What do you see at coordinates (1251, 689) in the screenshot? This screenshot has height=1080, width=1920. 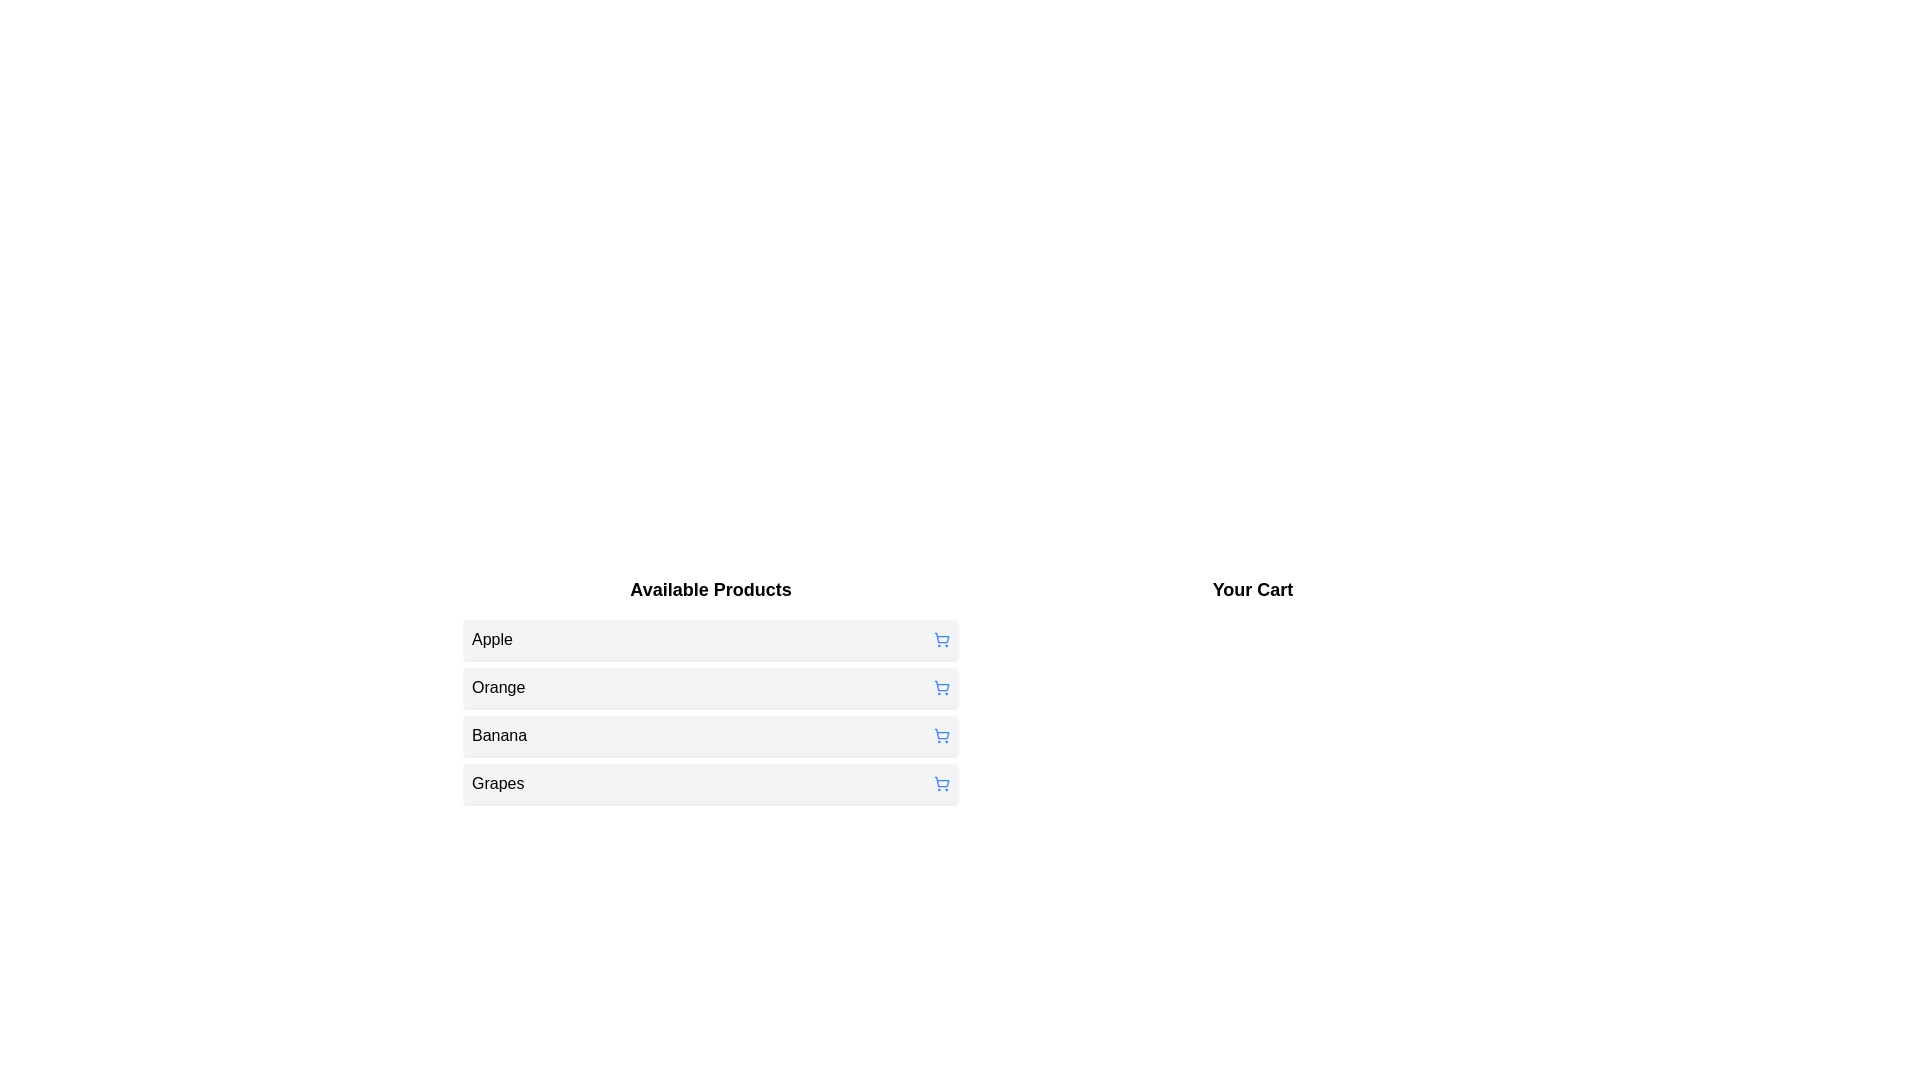 I see `the 'Your Cart' section to view the items currently in the cart` at bounding box center [1251, 689].